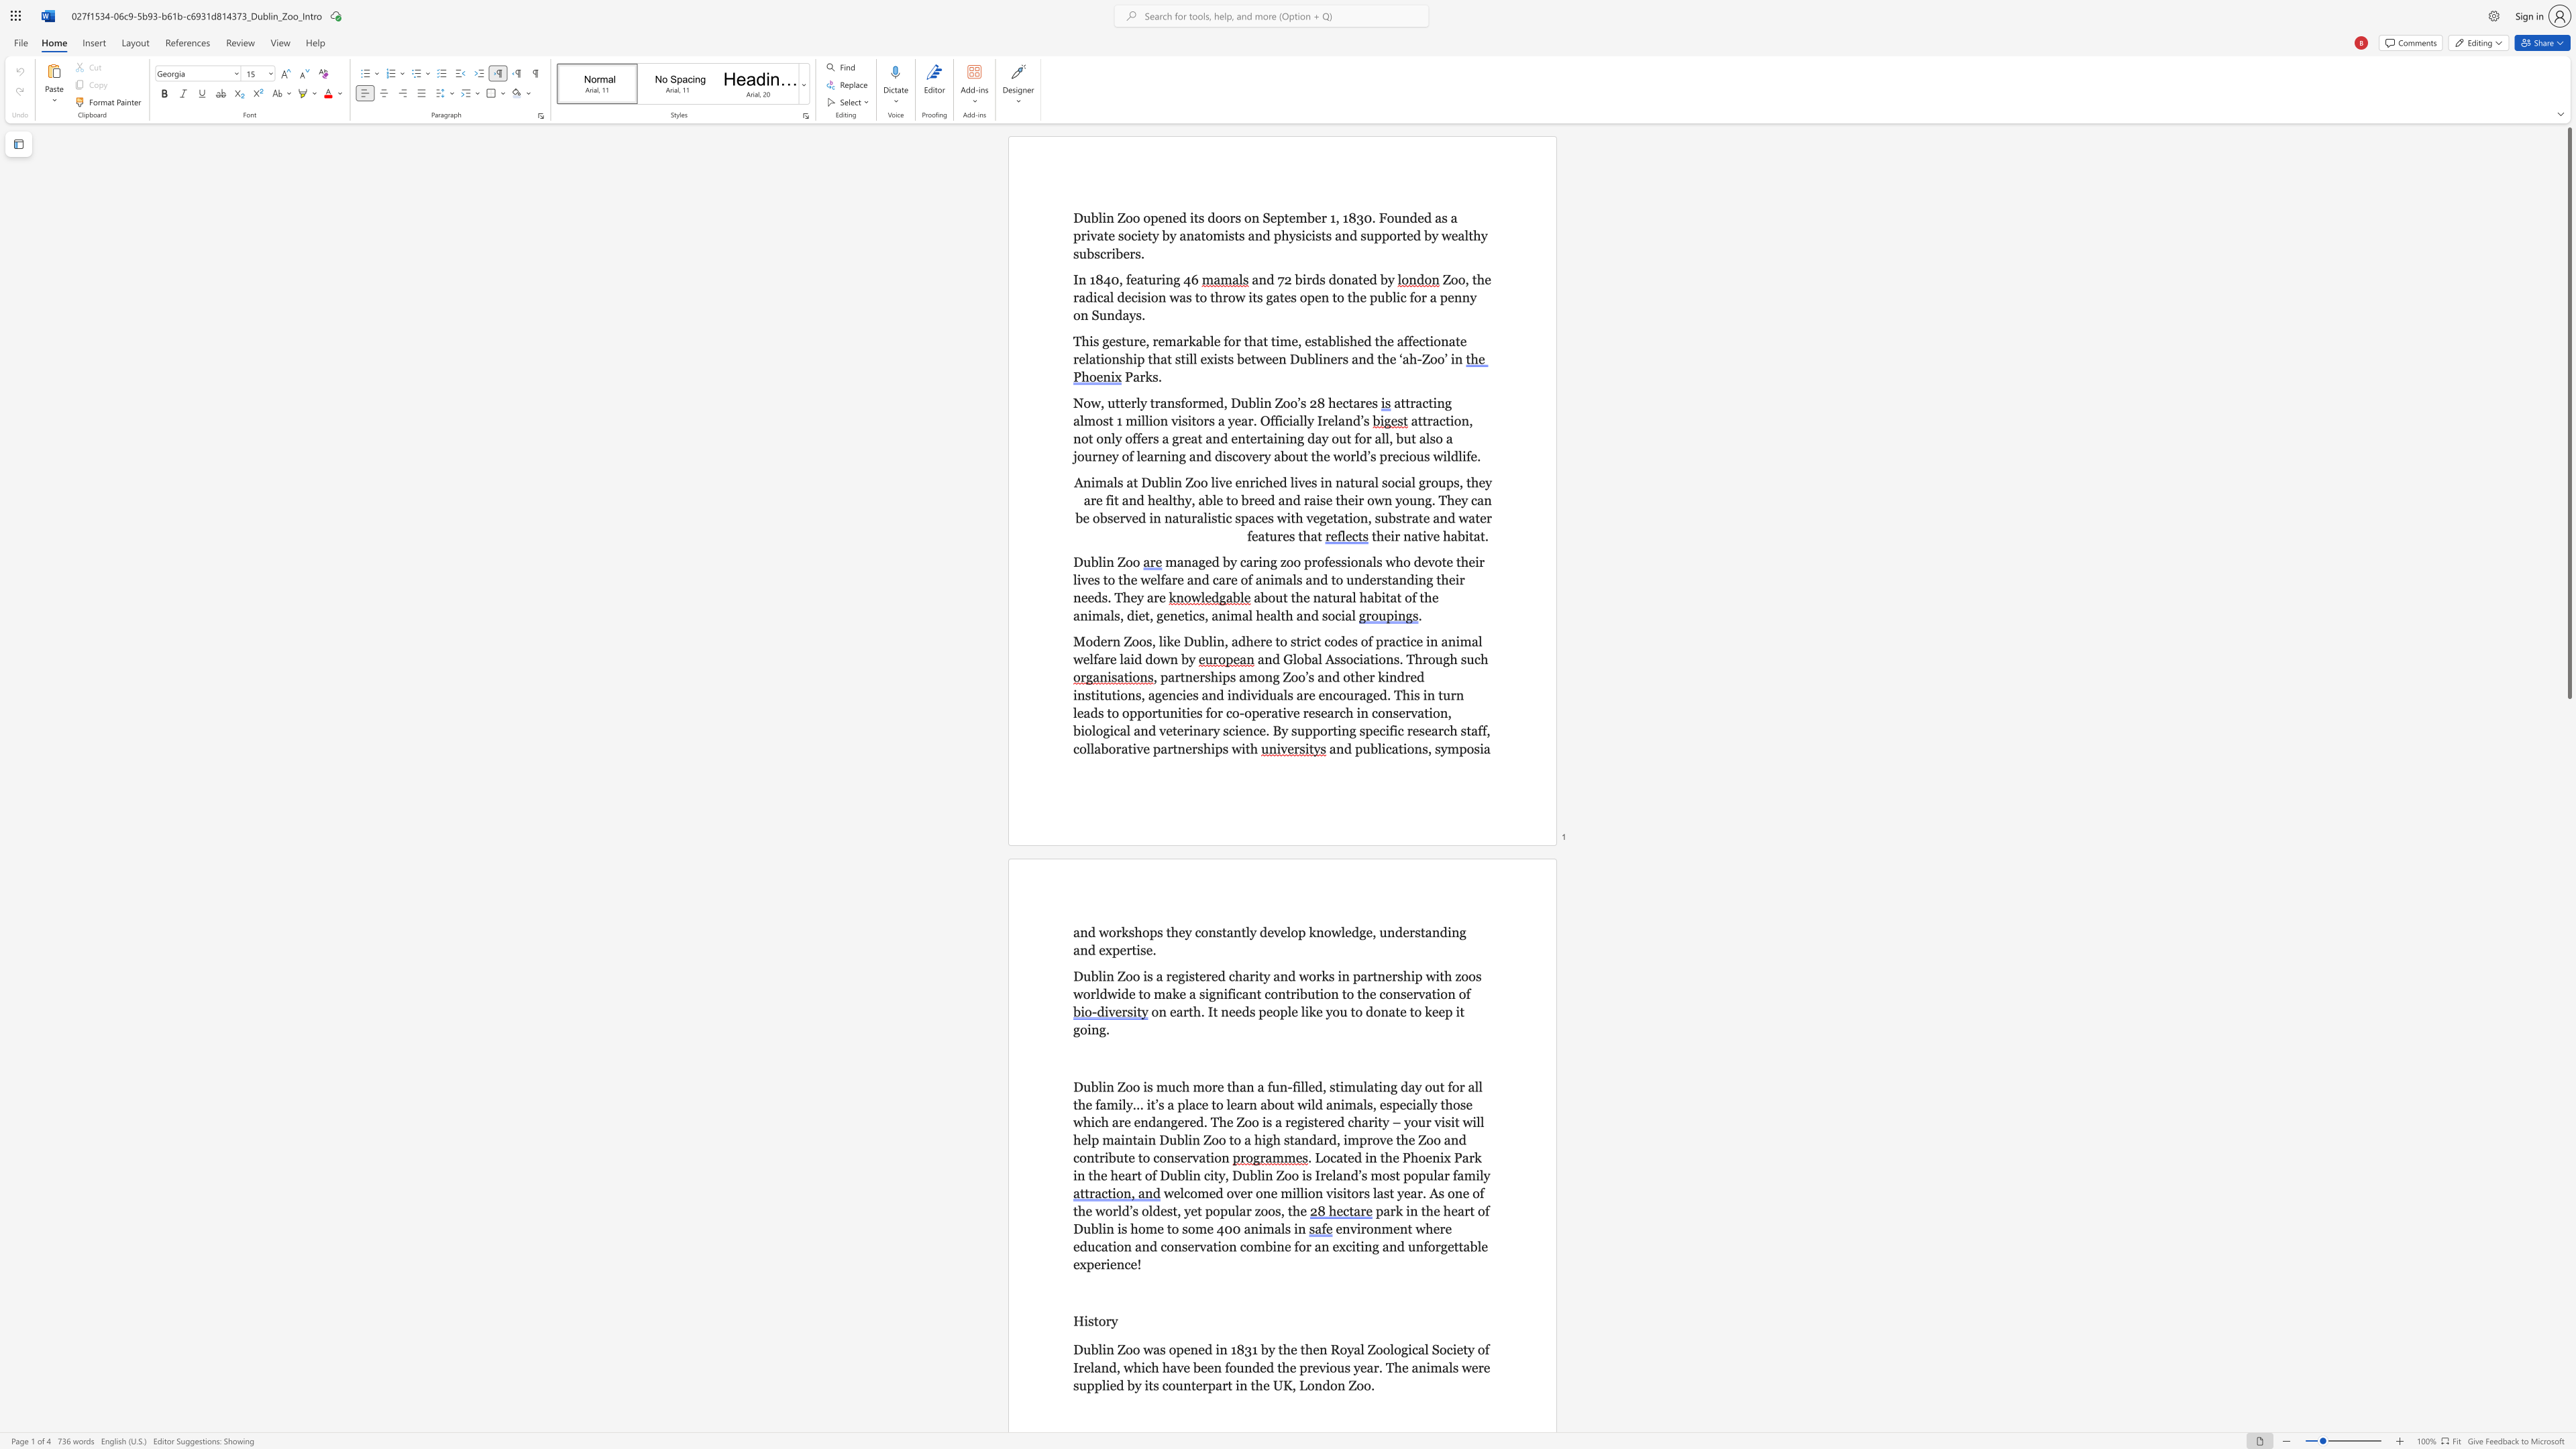 This screenshot has width=2576, height=1449. I want to click on the 2th character "s" in the text, so click(1388, 1103).